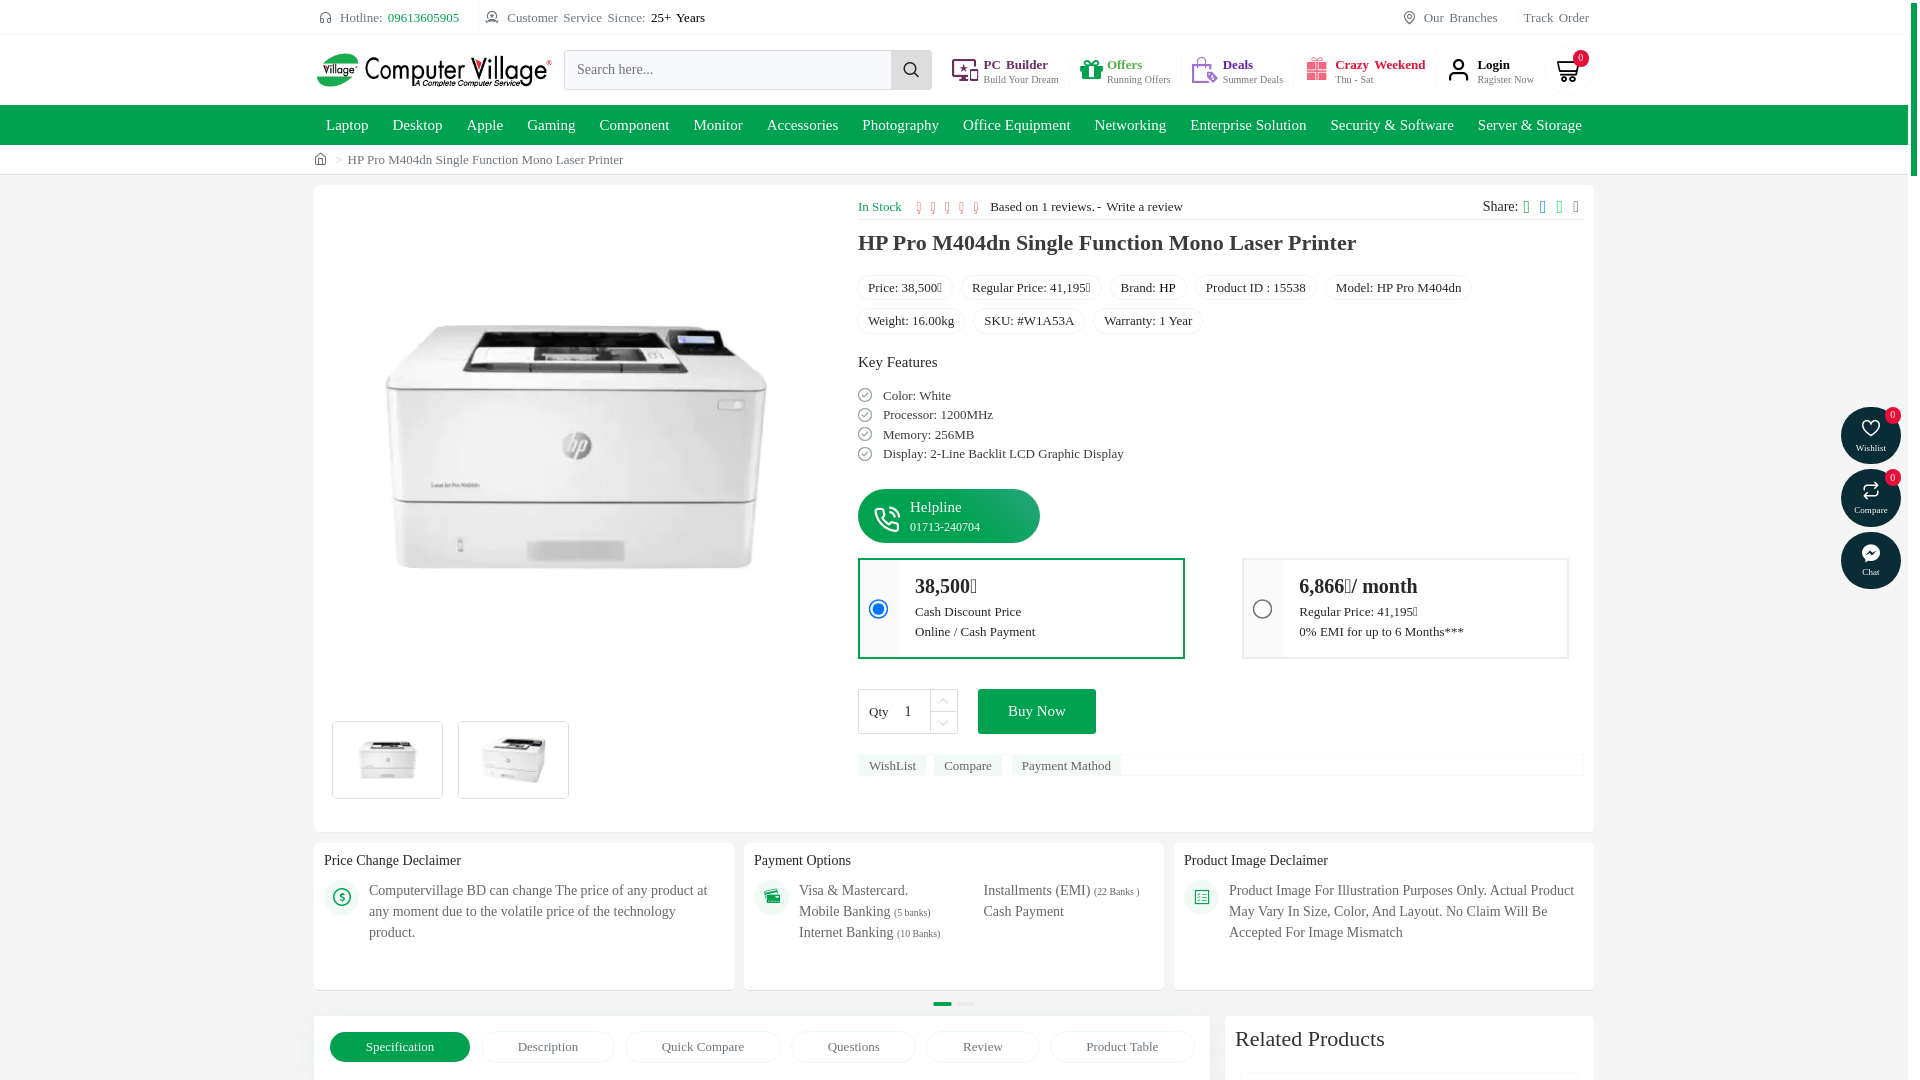 This screenshot has height=1080, width=1920. Describe the element at coordinates (1529, 124) in the screenshot. I see `'Server & Storage'` at that location.